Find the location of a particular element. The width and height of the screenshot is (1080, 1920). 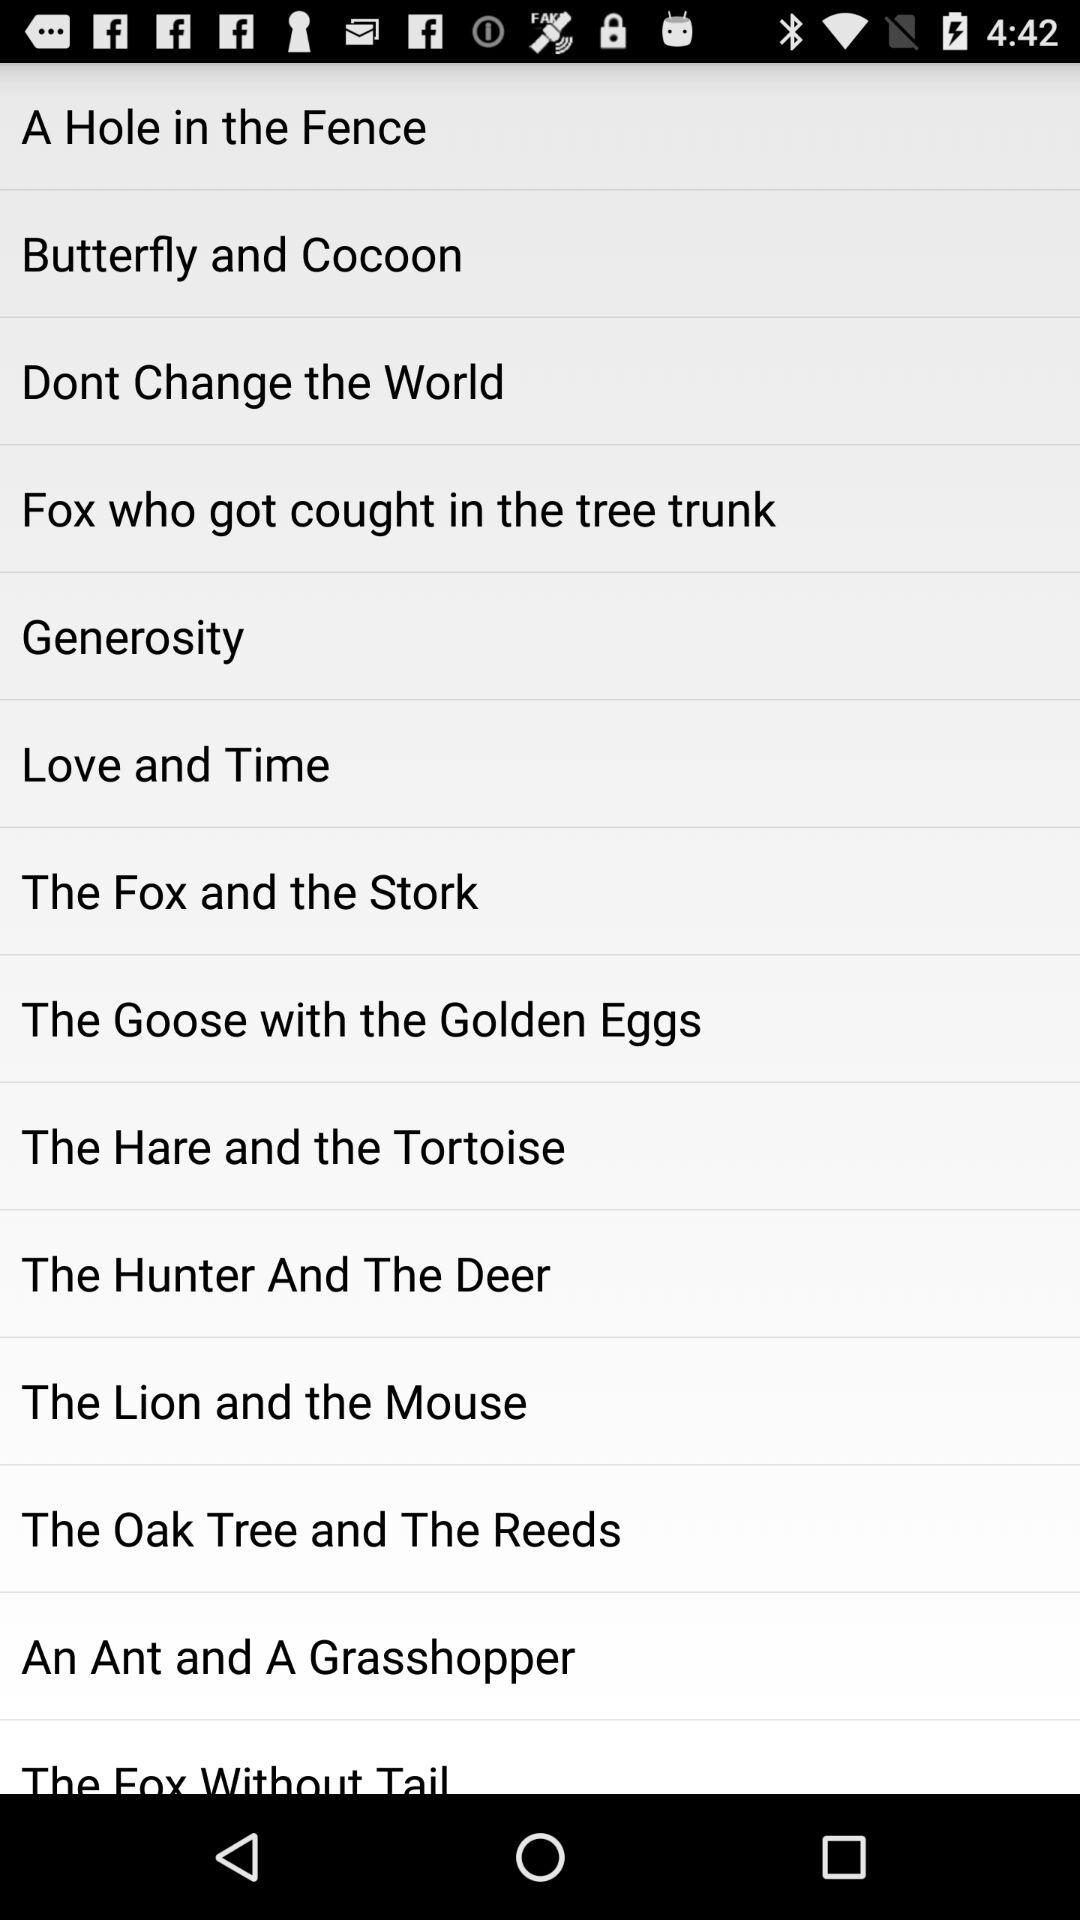

app above generosity app is located at coordinates (540, 508).